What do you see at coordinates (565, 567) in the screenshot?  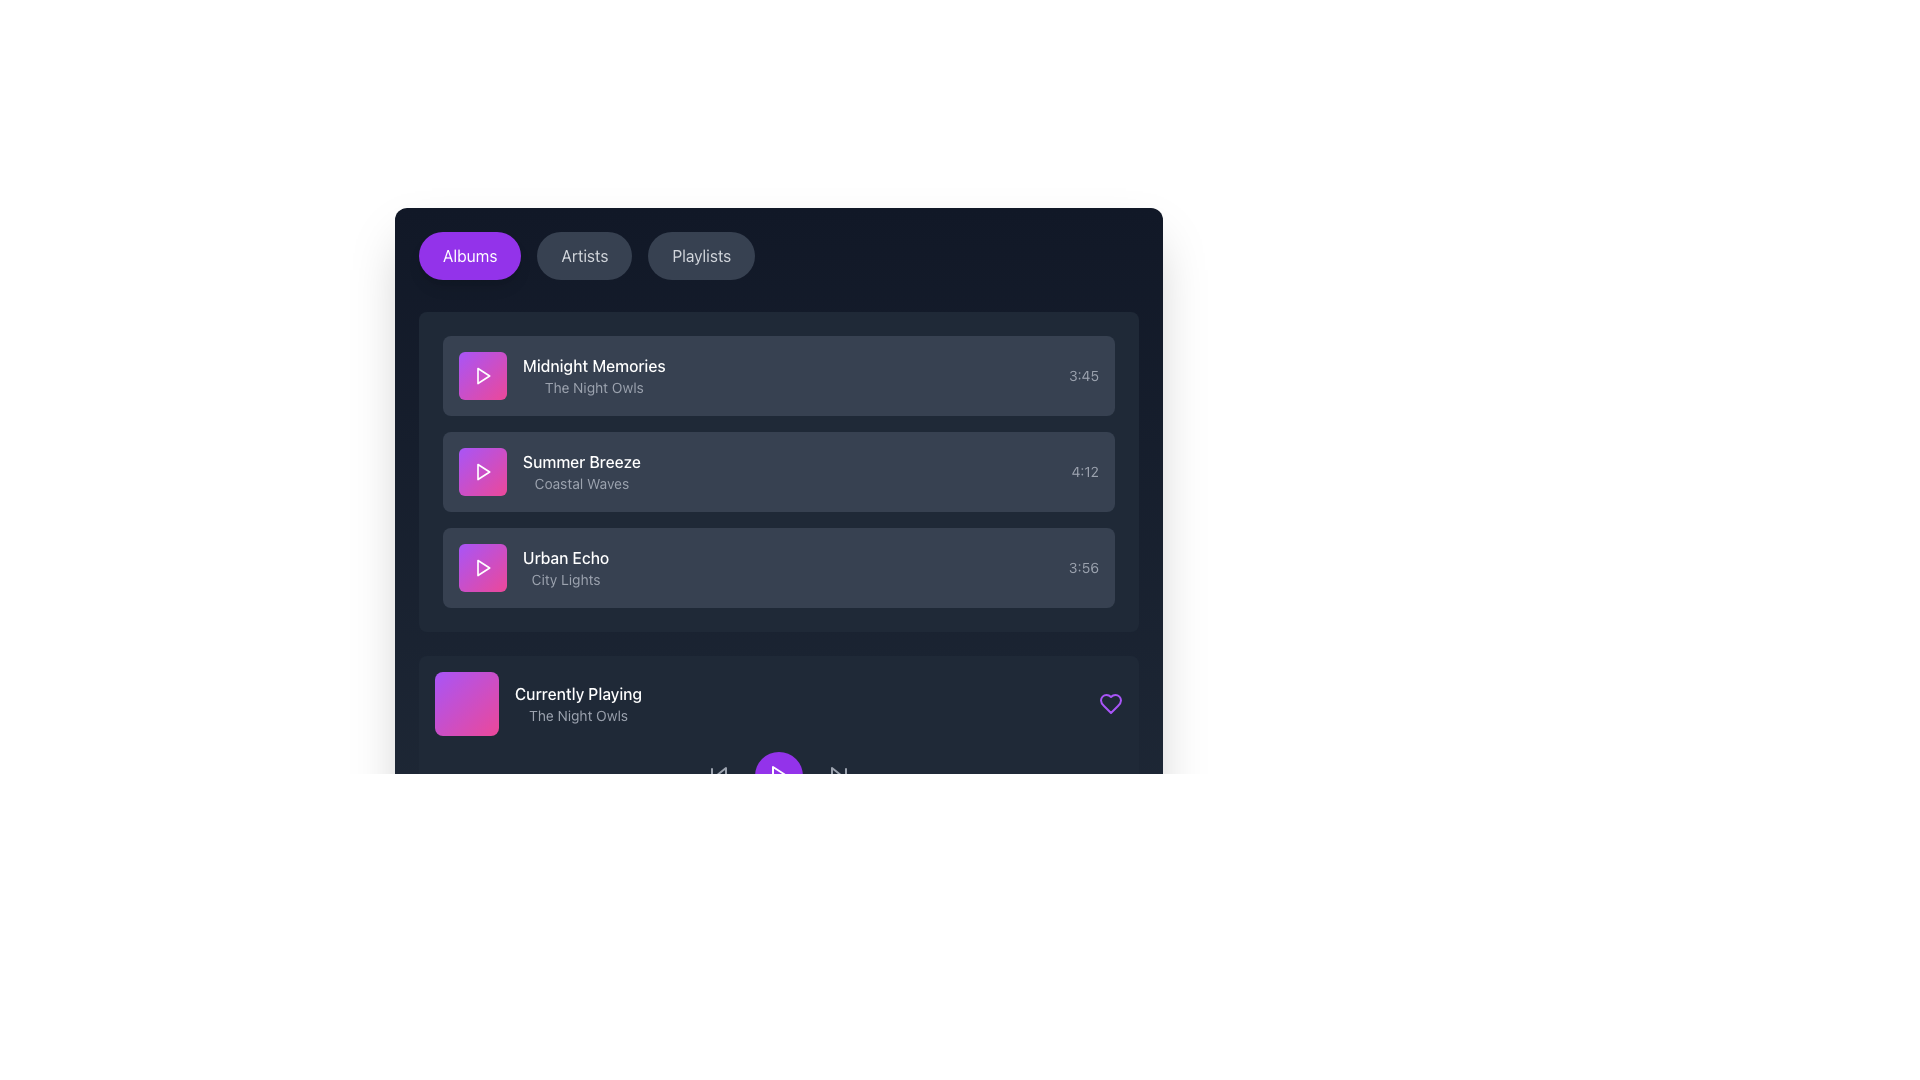 I see `the text block displaying the title and description of a media item, located` at bounding box center [565, 567].